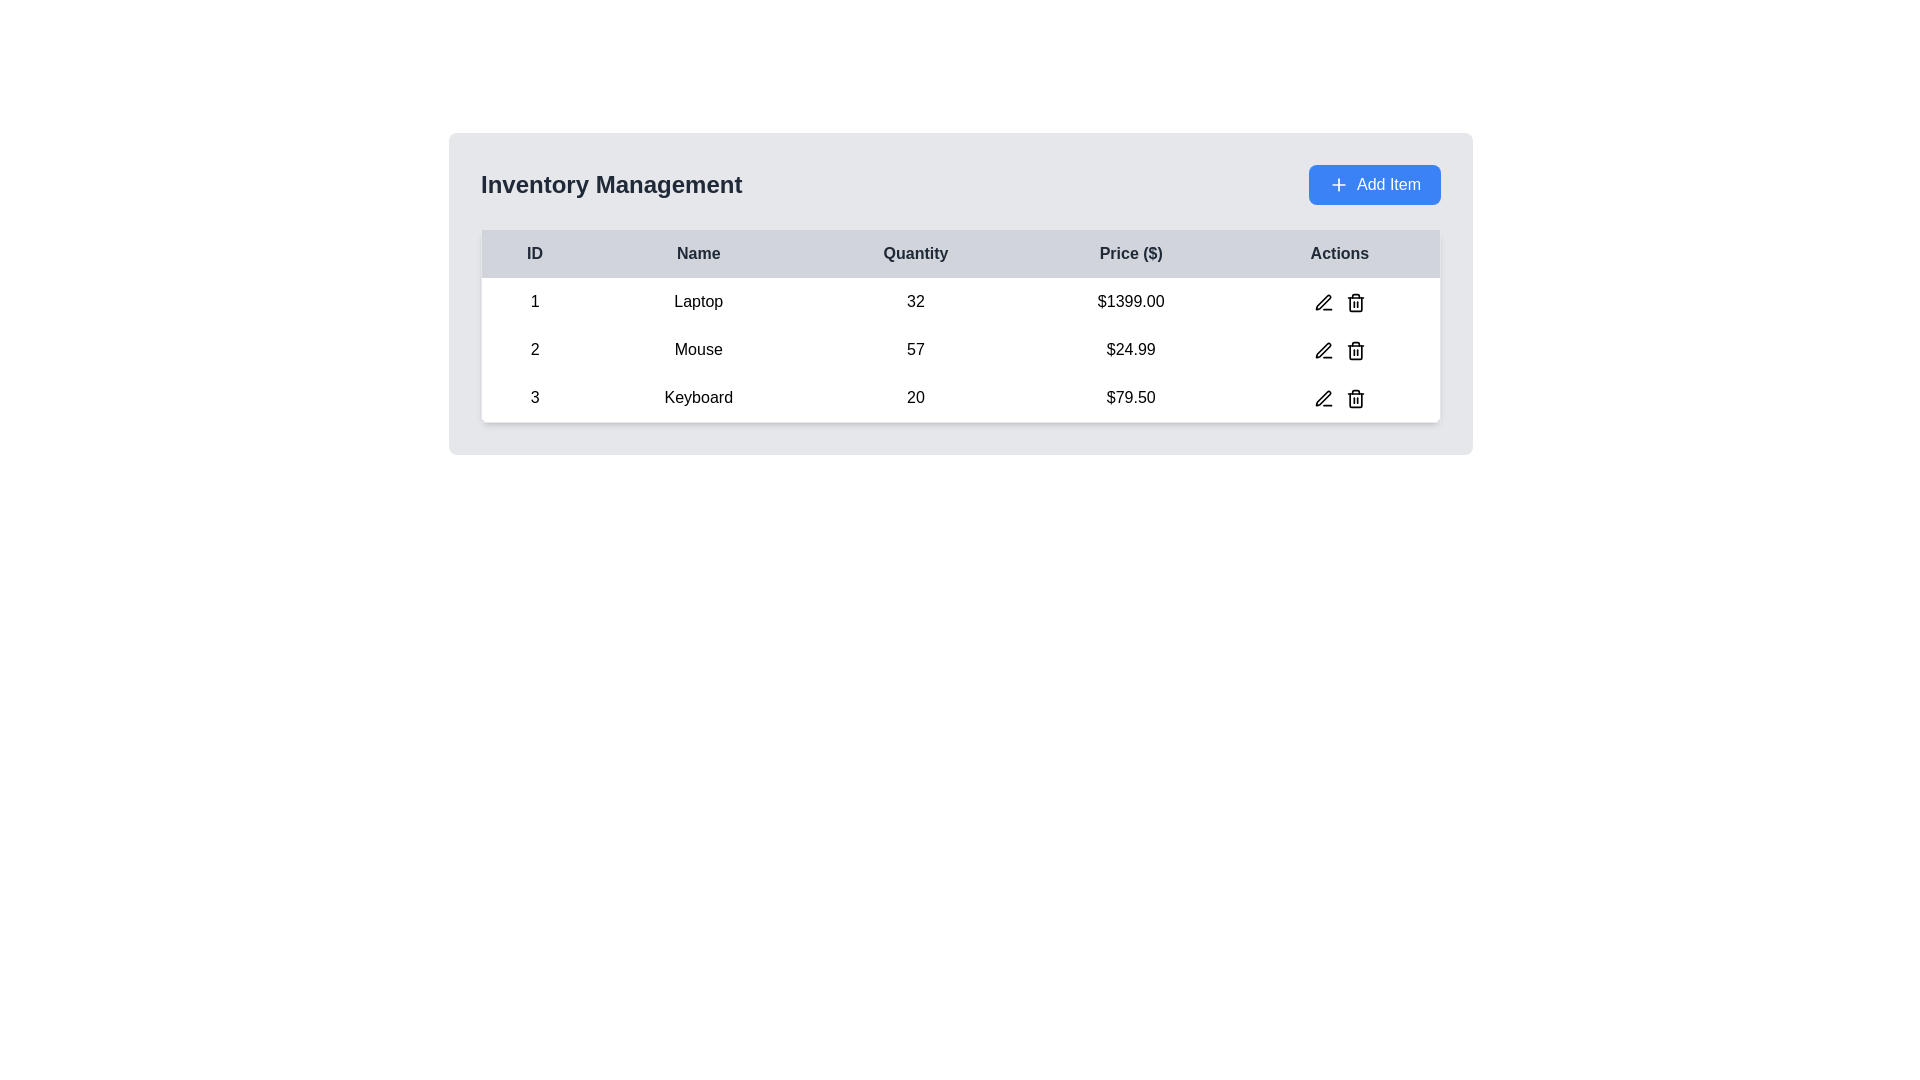 The width and height of the screenshot is (1920, 1080). I want to click on the static text label displaying the price '$1399.00' for the item 'Laptop', located under the column labeled 'Price ($)', so click(1131, 301).